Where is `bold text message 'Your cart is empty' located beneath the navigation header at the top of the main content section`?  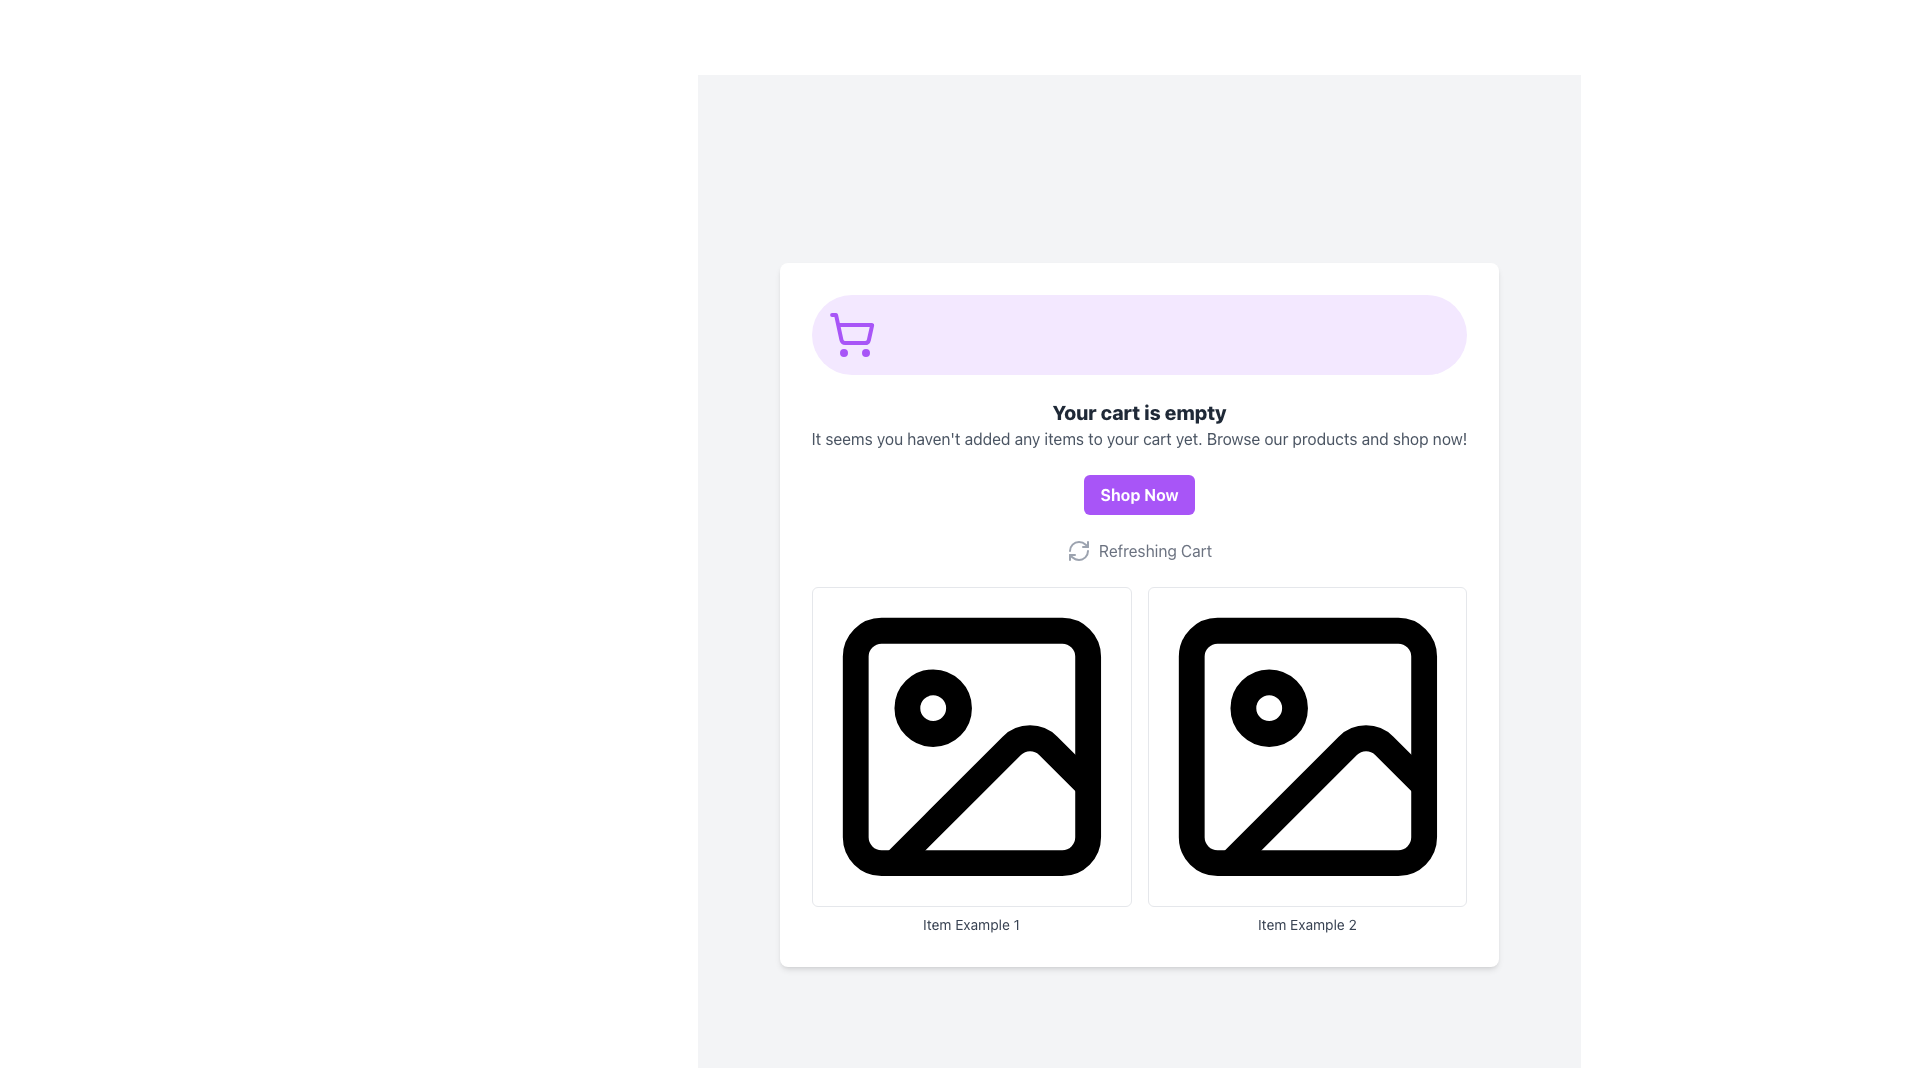 bold text message 'Your cart is empty' located beneath the navigation header at the top of the main content section is located at coordinates (1139, 412).